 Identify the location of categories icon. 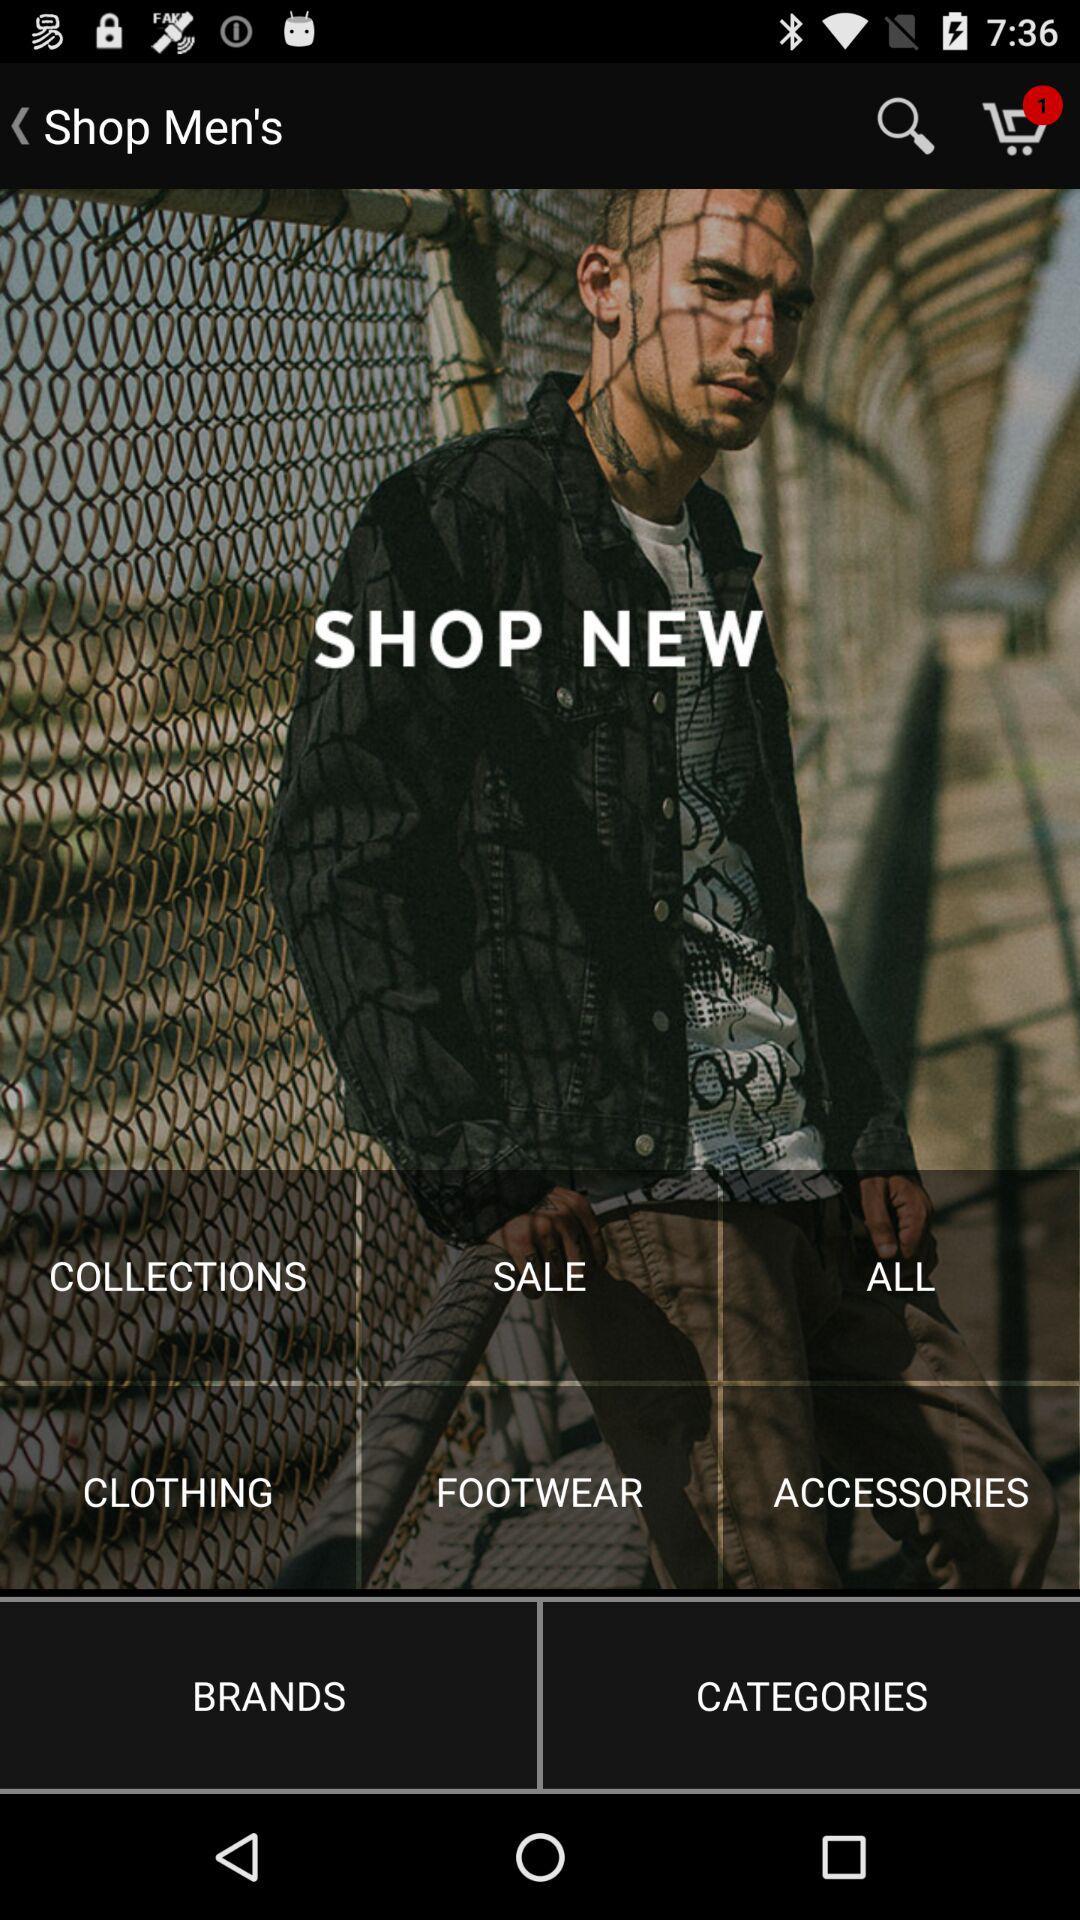
(811, 1694).